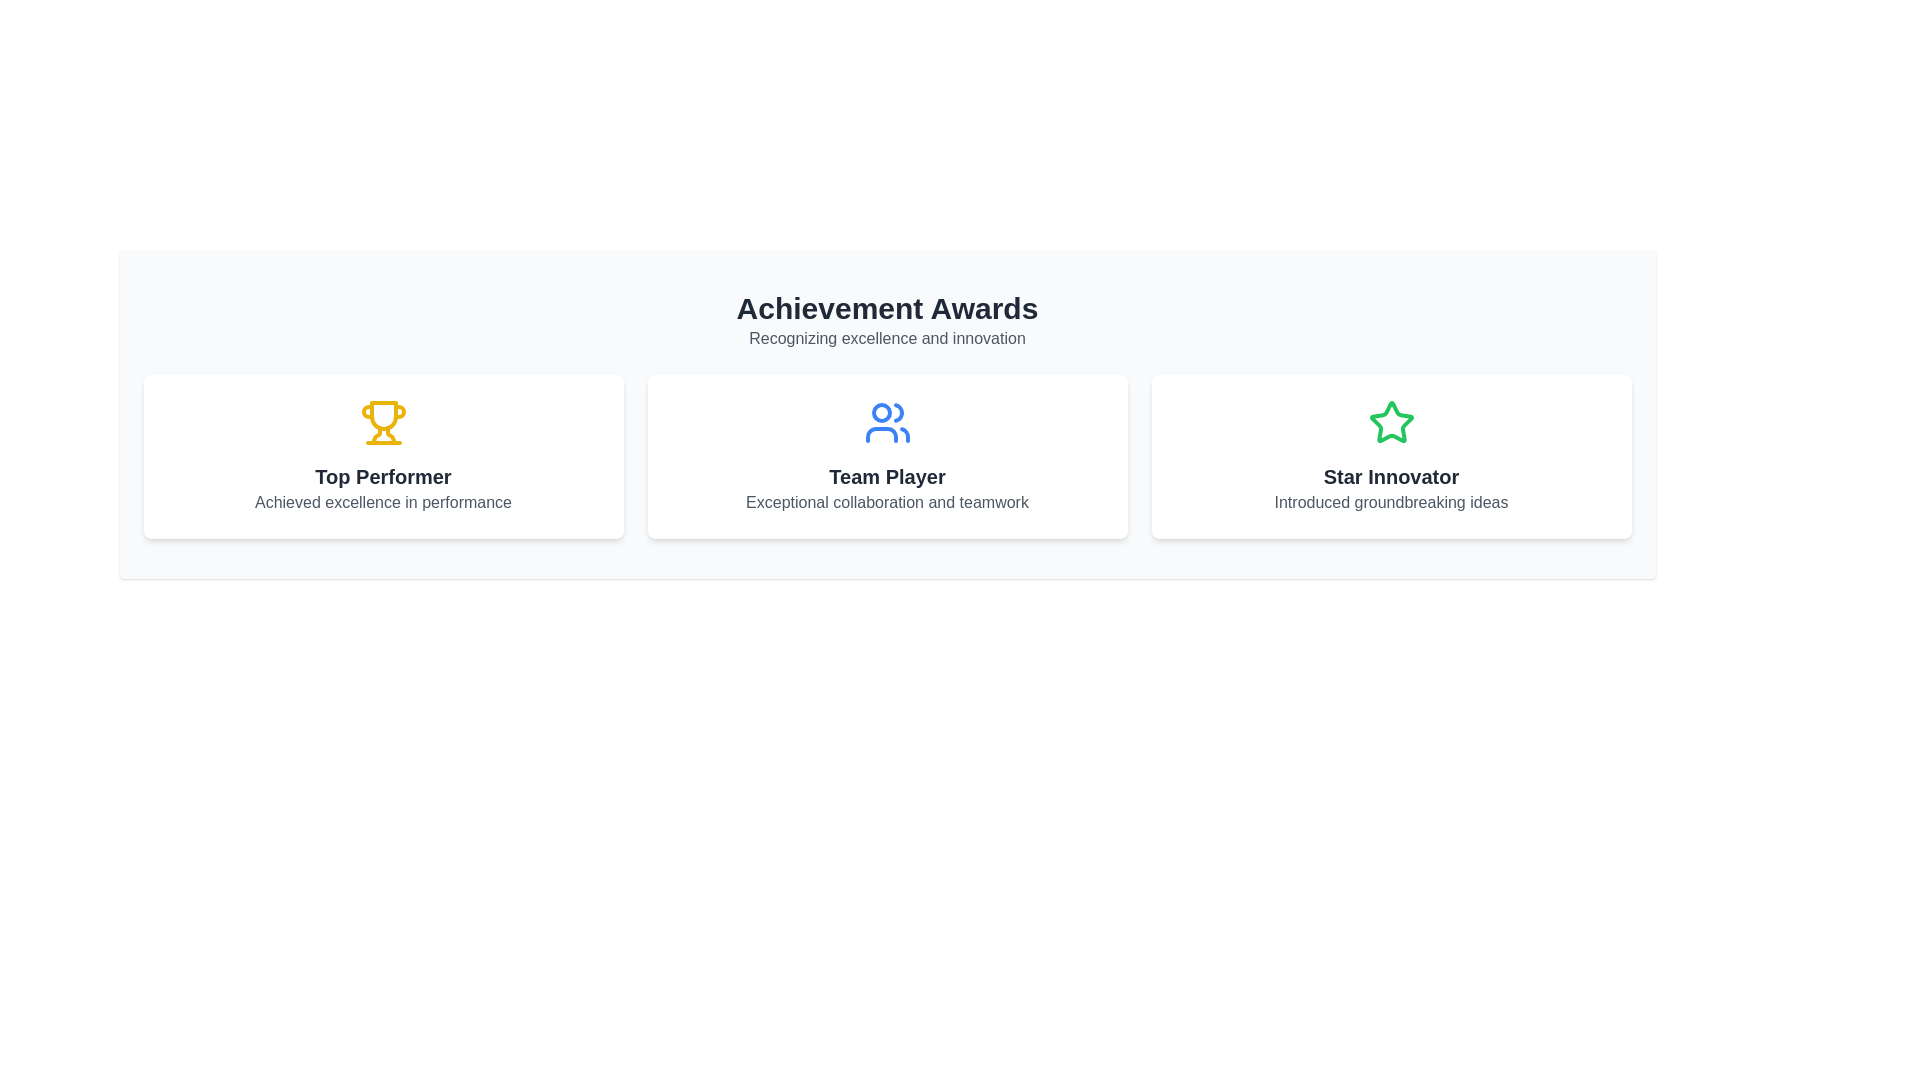 The height and width of the screenshot is (1080, 1920). I want to click on the decorative icon representing the 'Star Innovator' award located in the rightmost card of the Achievement Awards section, so click(1390, 421).